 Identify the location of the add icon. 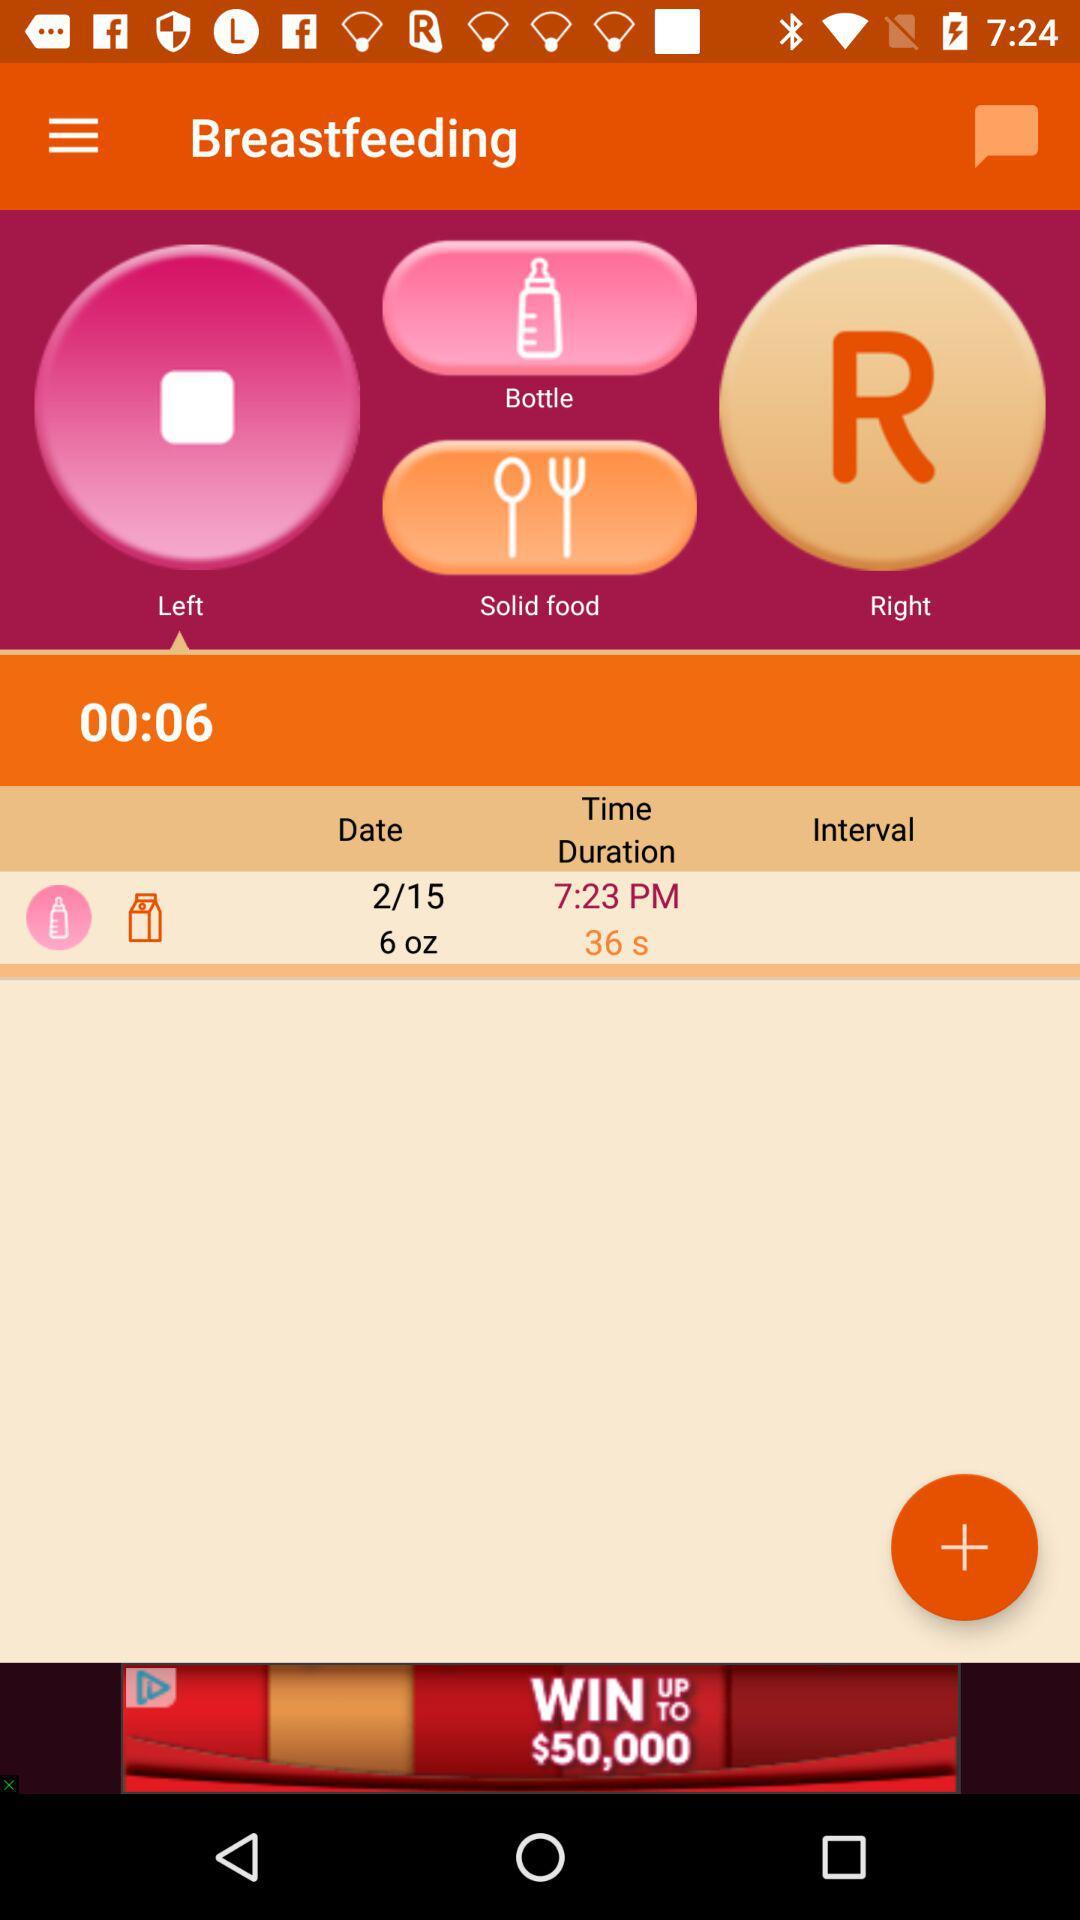
(963, 1546).